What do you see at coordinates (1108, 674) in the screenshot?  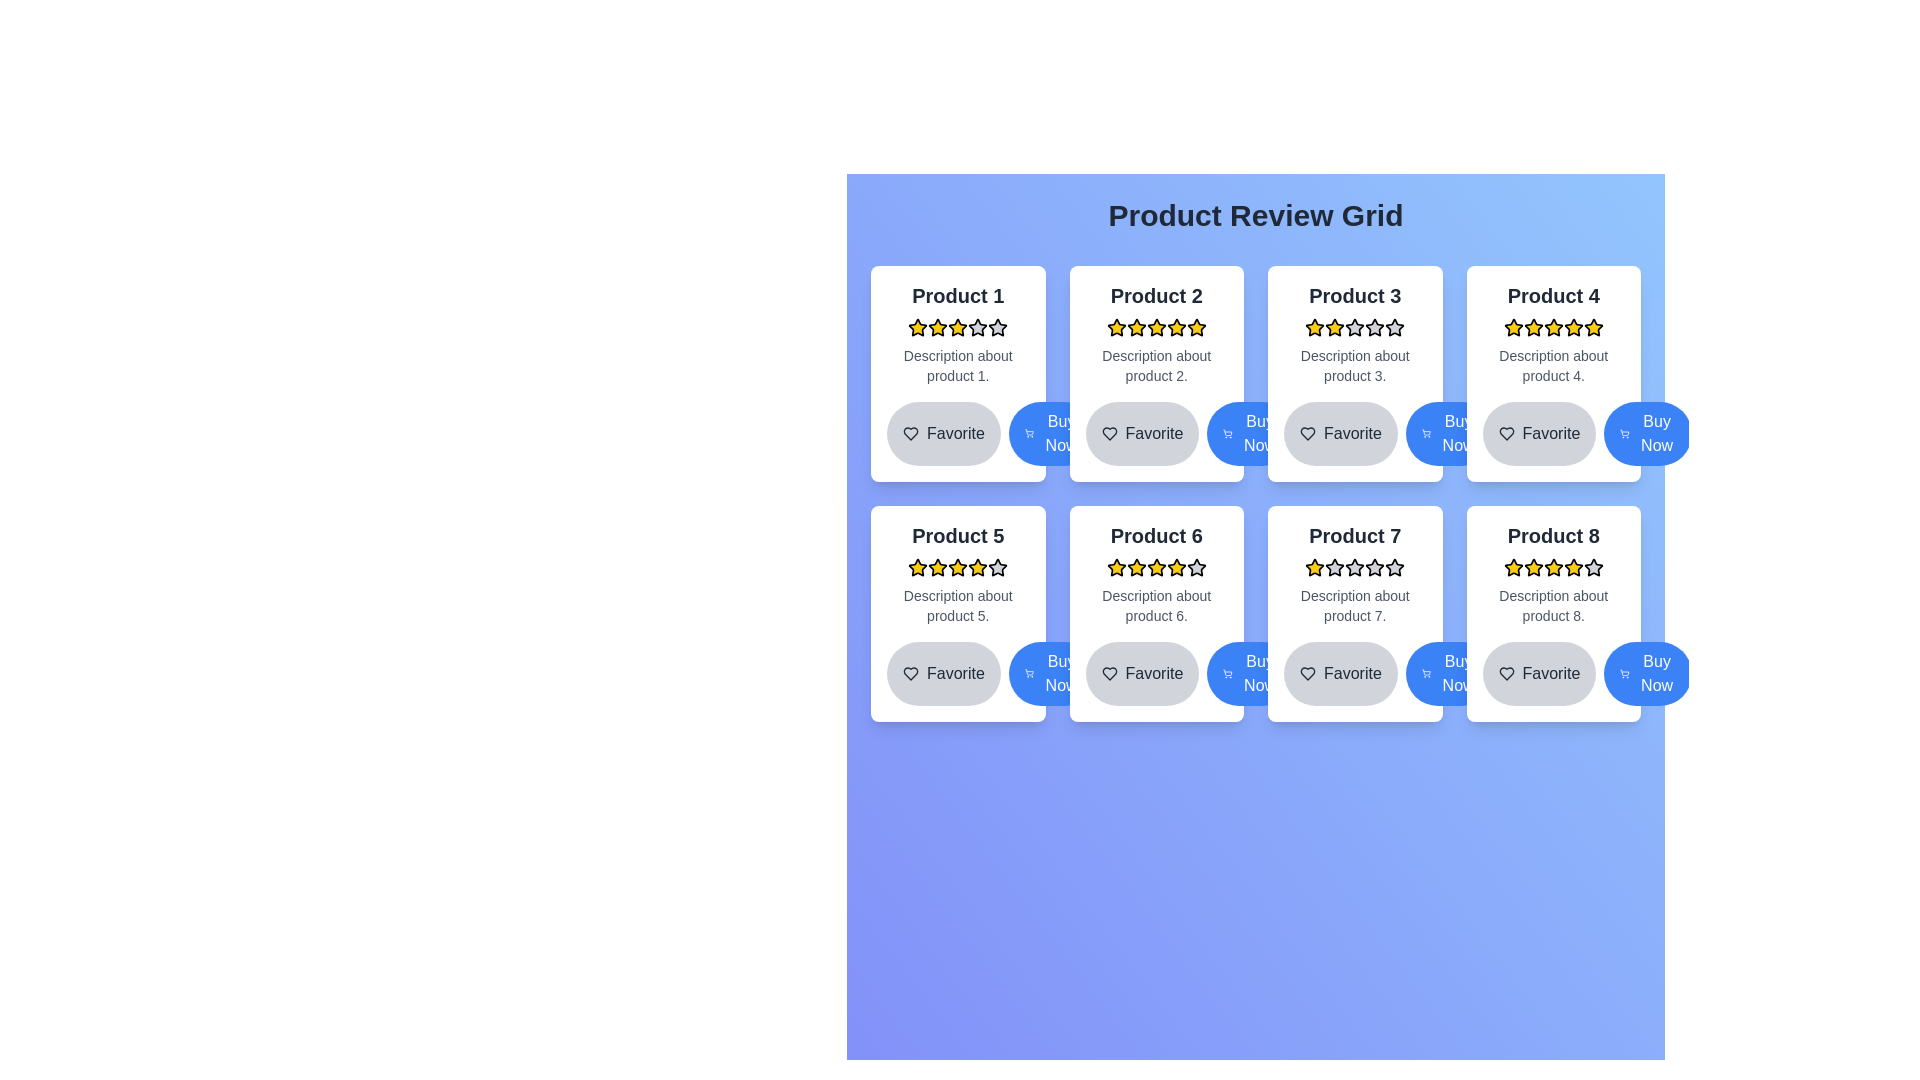 I see `the heart icon styled with an outline, which represents the favorite feature, located inside the 'Favorite' button adjacent to the 'Favorite' text label for 'Product 6'` at bounding box center [1108, 674].